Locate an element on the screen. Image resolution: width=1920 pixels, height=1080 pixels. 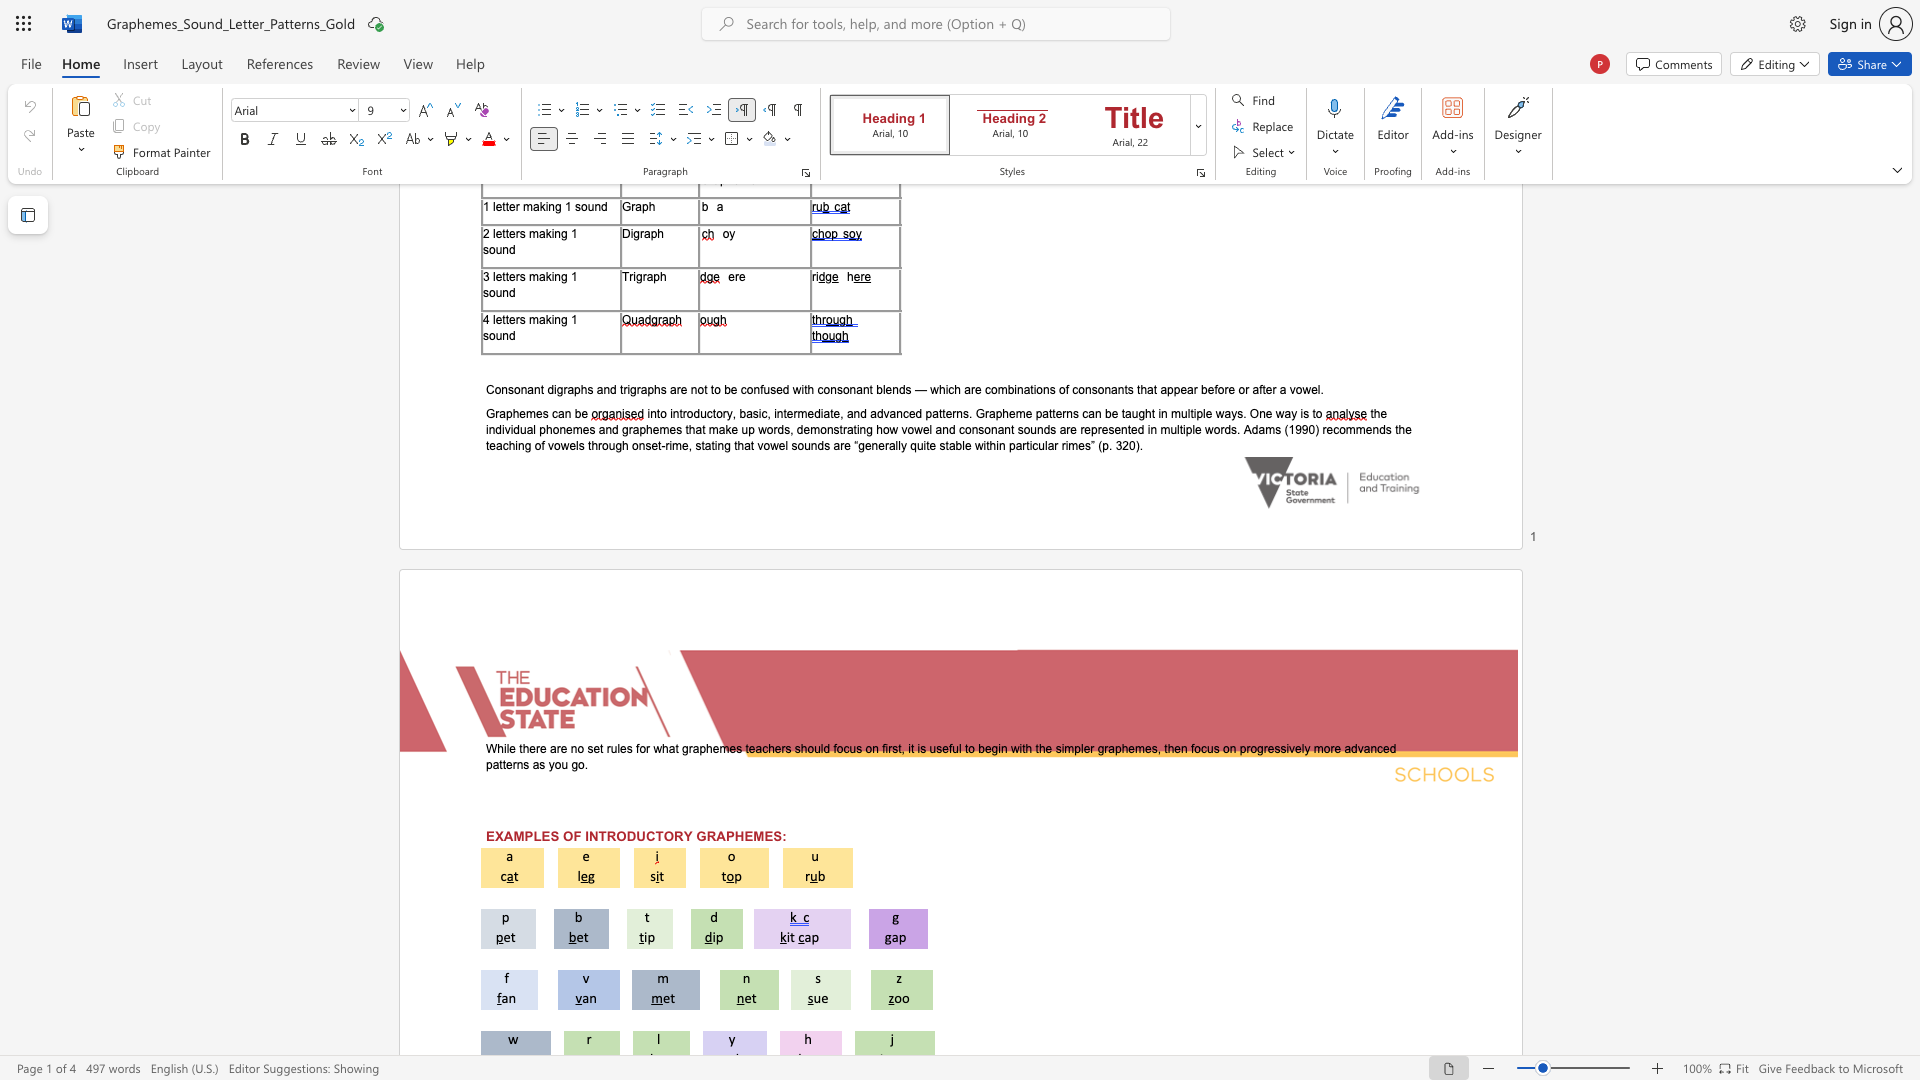
the subset text "s should focus on first, it is us" within the text "While there are no set rules for what graphemes teachers should focus on first, it is useful to begin with the simpler graphemes, then focus on progressively more advanced patterns as you go" is located at coordinates (784, 748).